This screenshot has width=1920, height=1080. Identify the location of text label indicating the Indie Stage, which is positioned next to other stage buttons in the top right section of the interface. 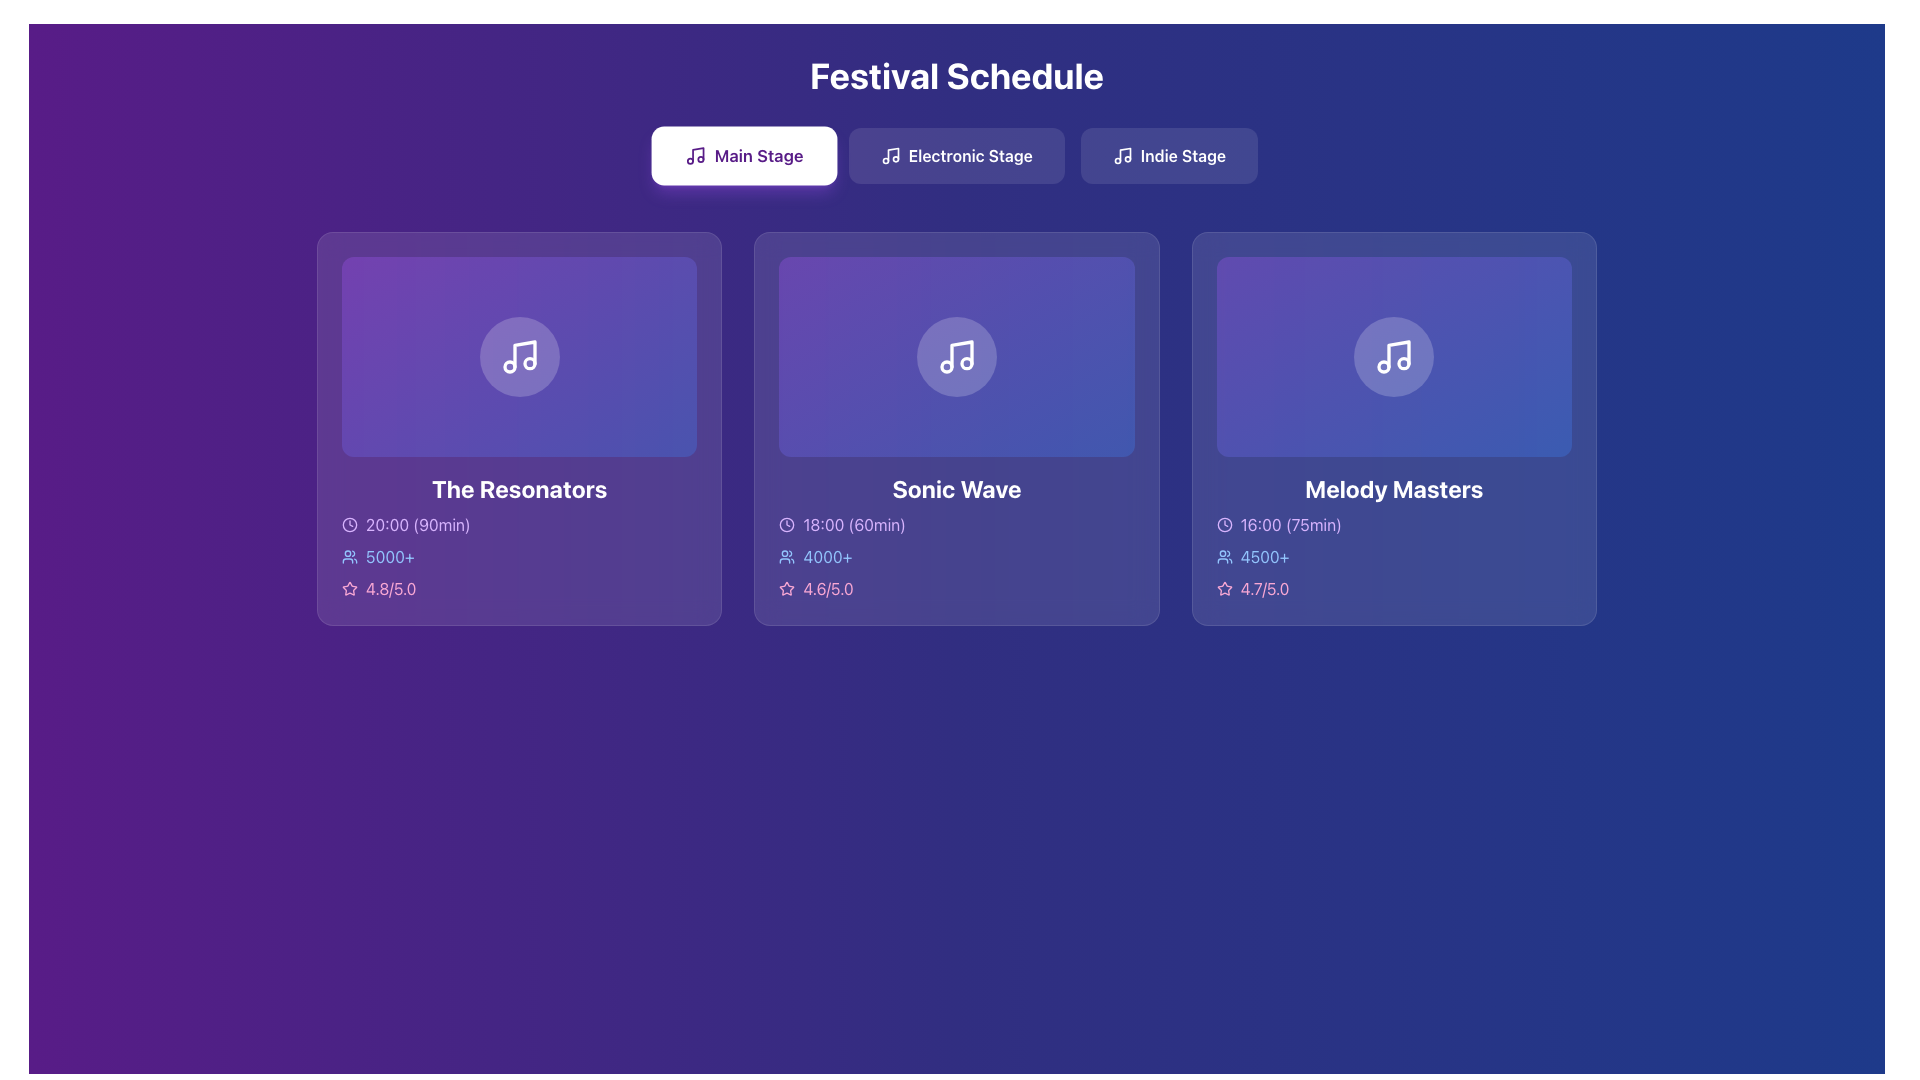
(1183, 154).